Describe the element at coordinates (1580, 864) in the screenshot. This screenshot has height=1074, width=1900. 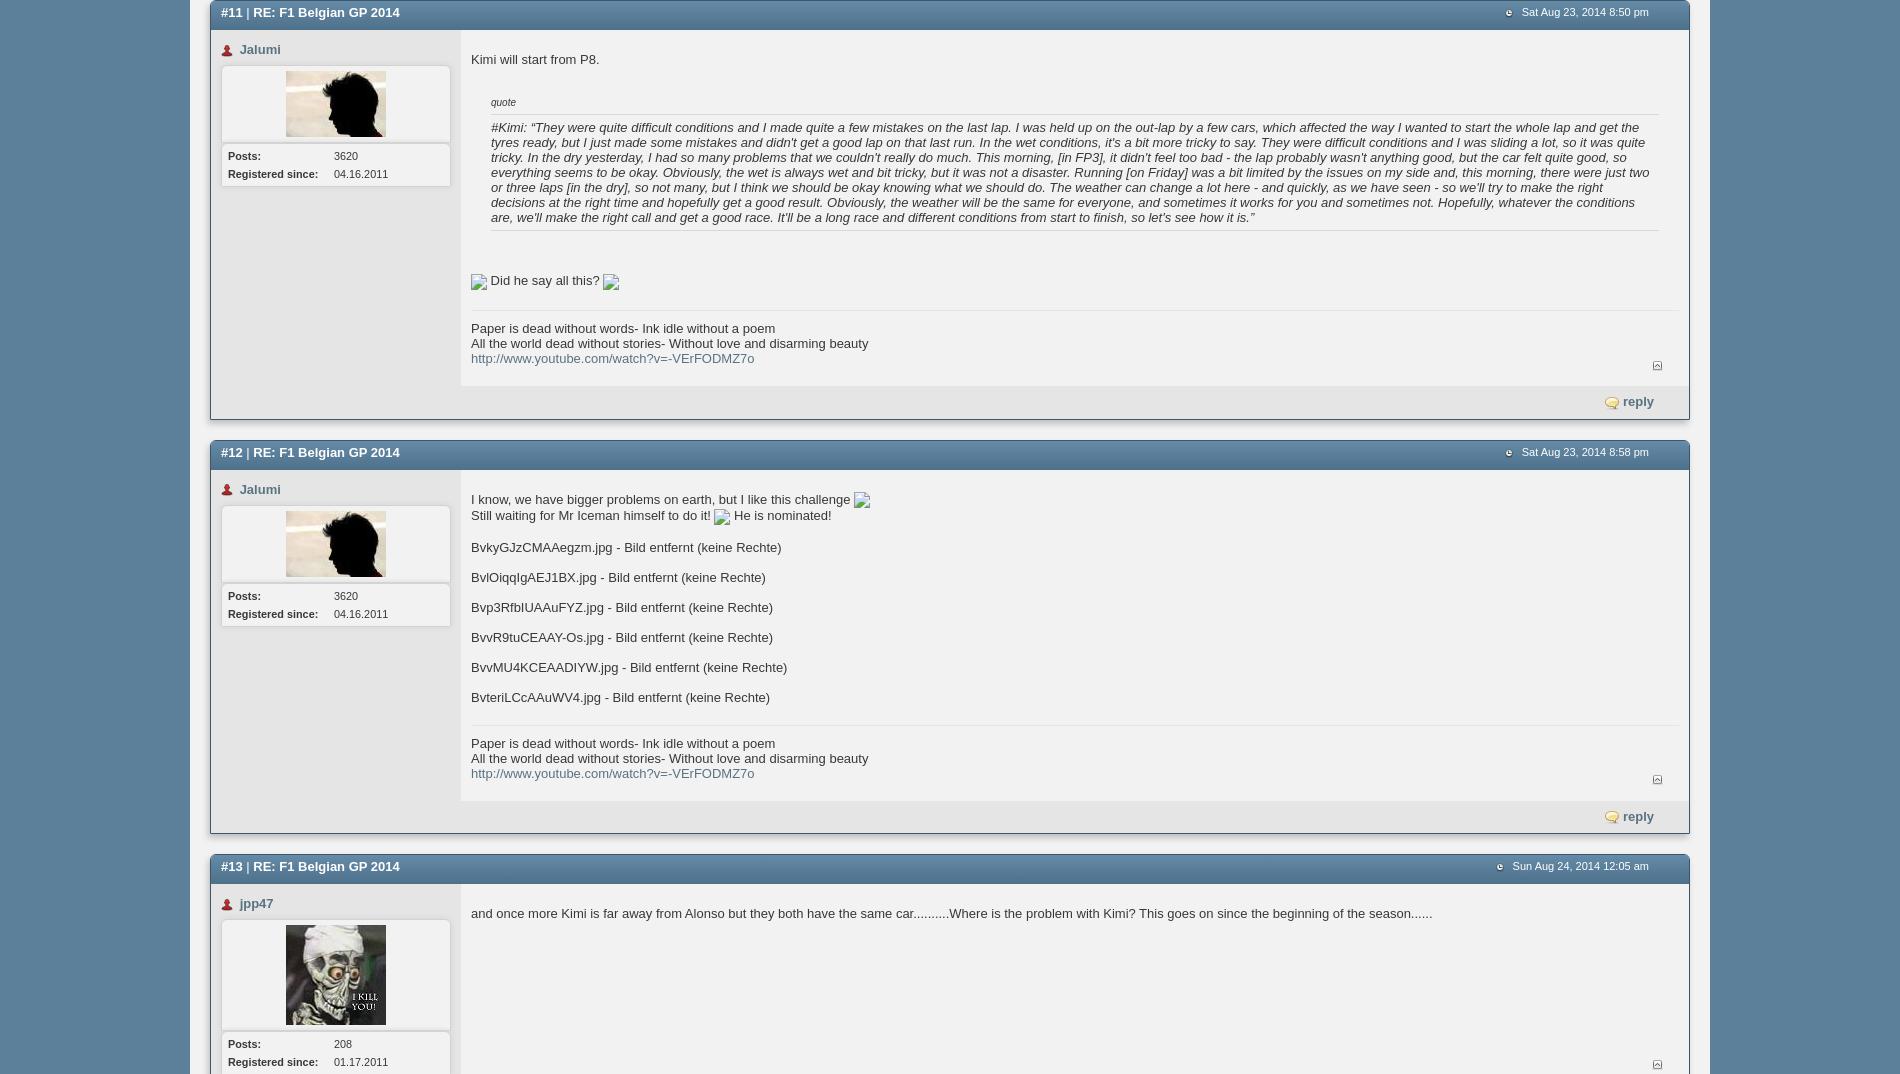
I see `'Sun Aug 24, 2014 12:05 am'` at that location.